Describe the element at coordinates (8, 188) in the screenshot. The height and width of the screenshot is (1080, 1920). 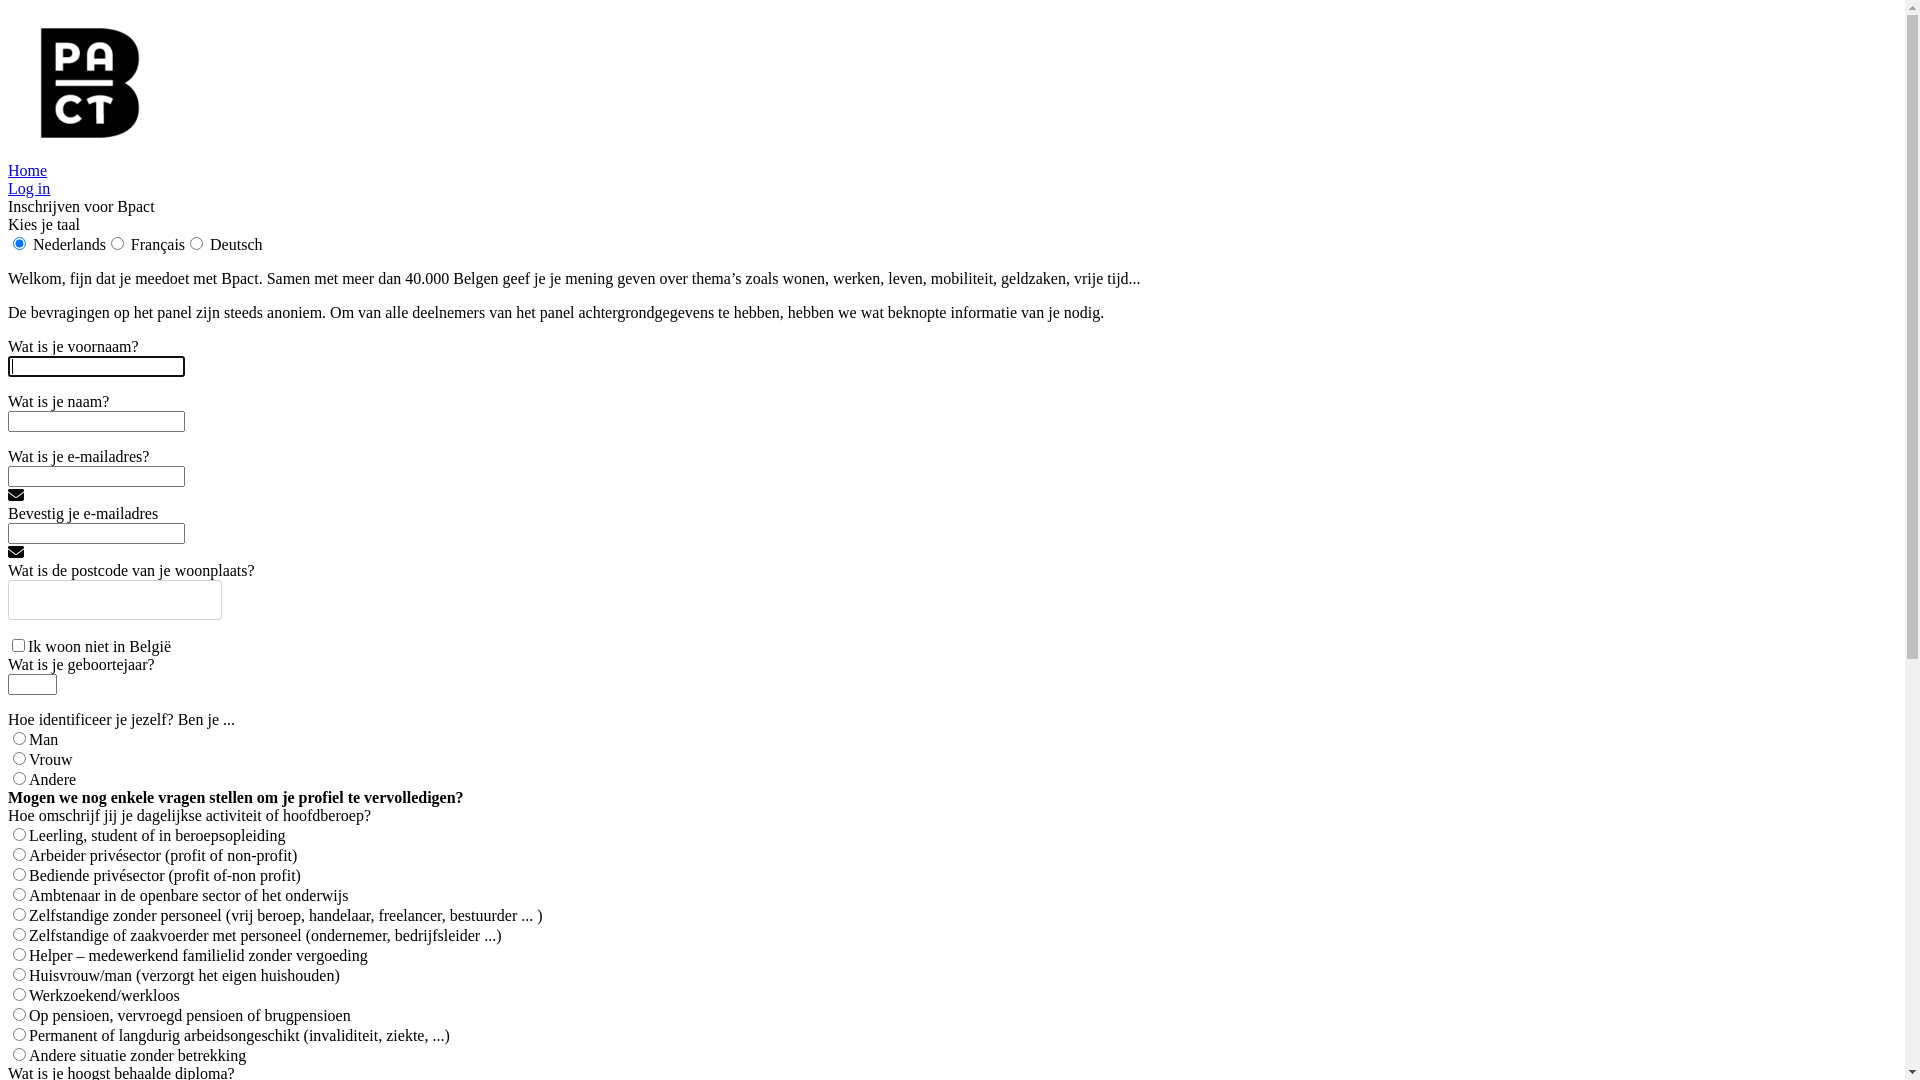
I see `'Log in'` at that location.